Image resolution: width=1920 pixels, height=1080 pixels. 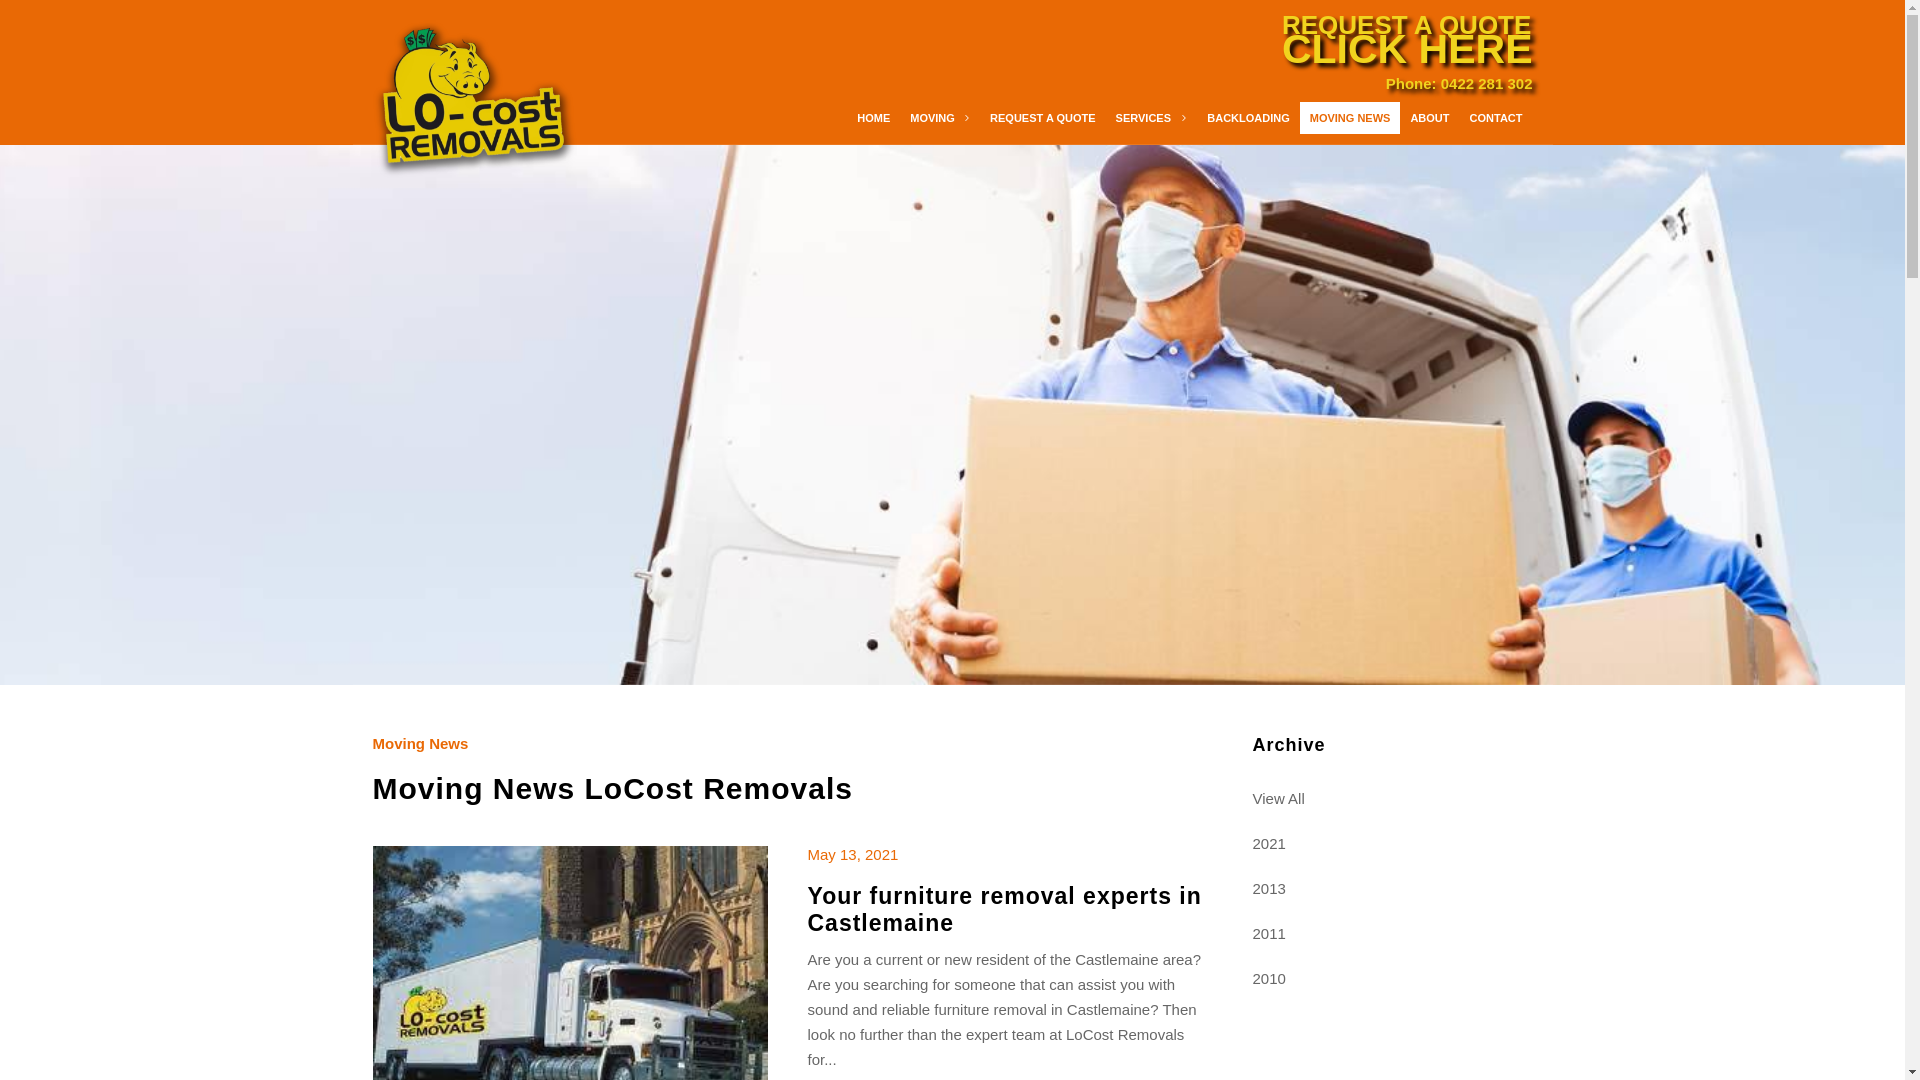 I want to click on 'CONTACT', so click(x=1496, y=118).